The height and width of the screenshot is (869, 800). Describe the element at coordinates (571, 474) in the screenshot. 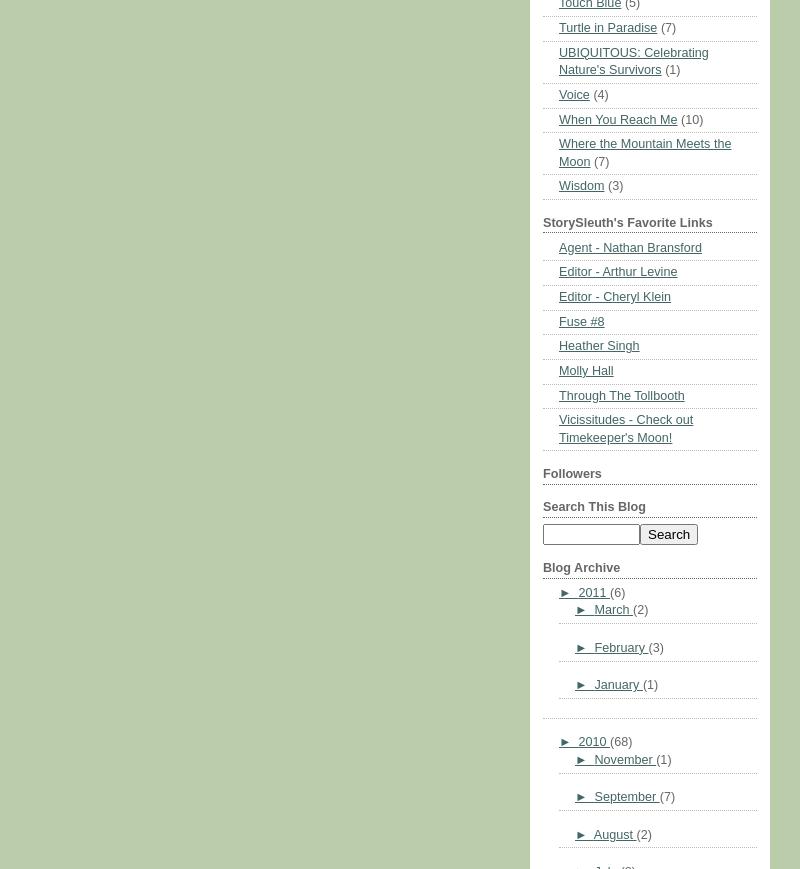

I see `'Followers'` at that location.